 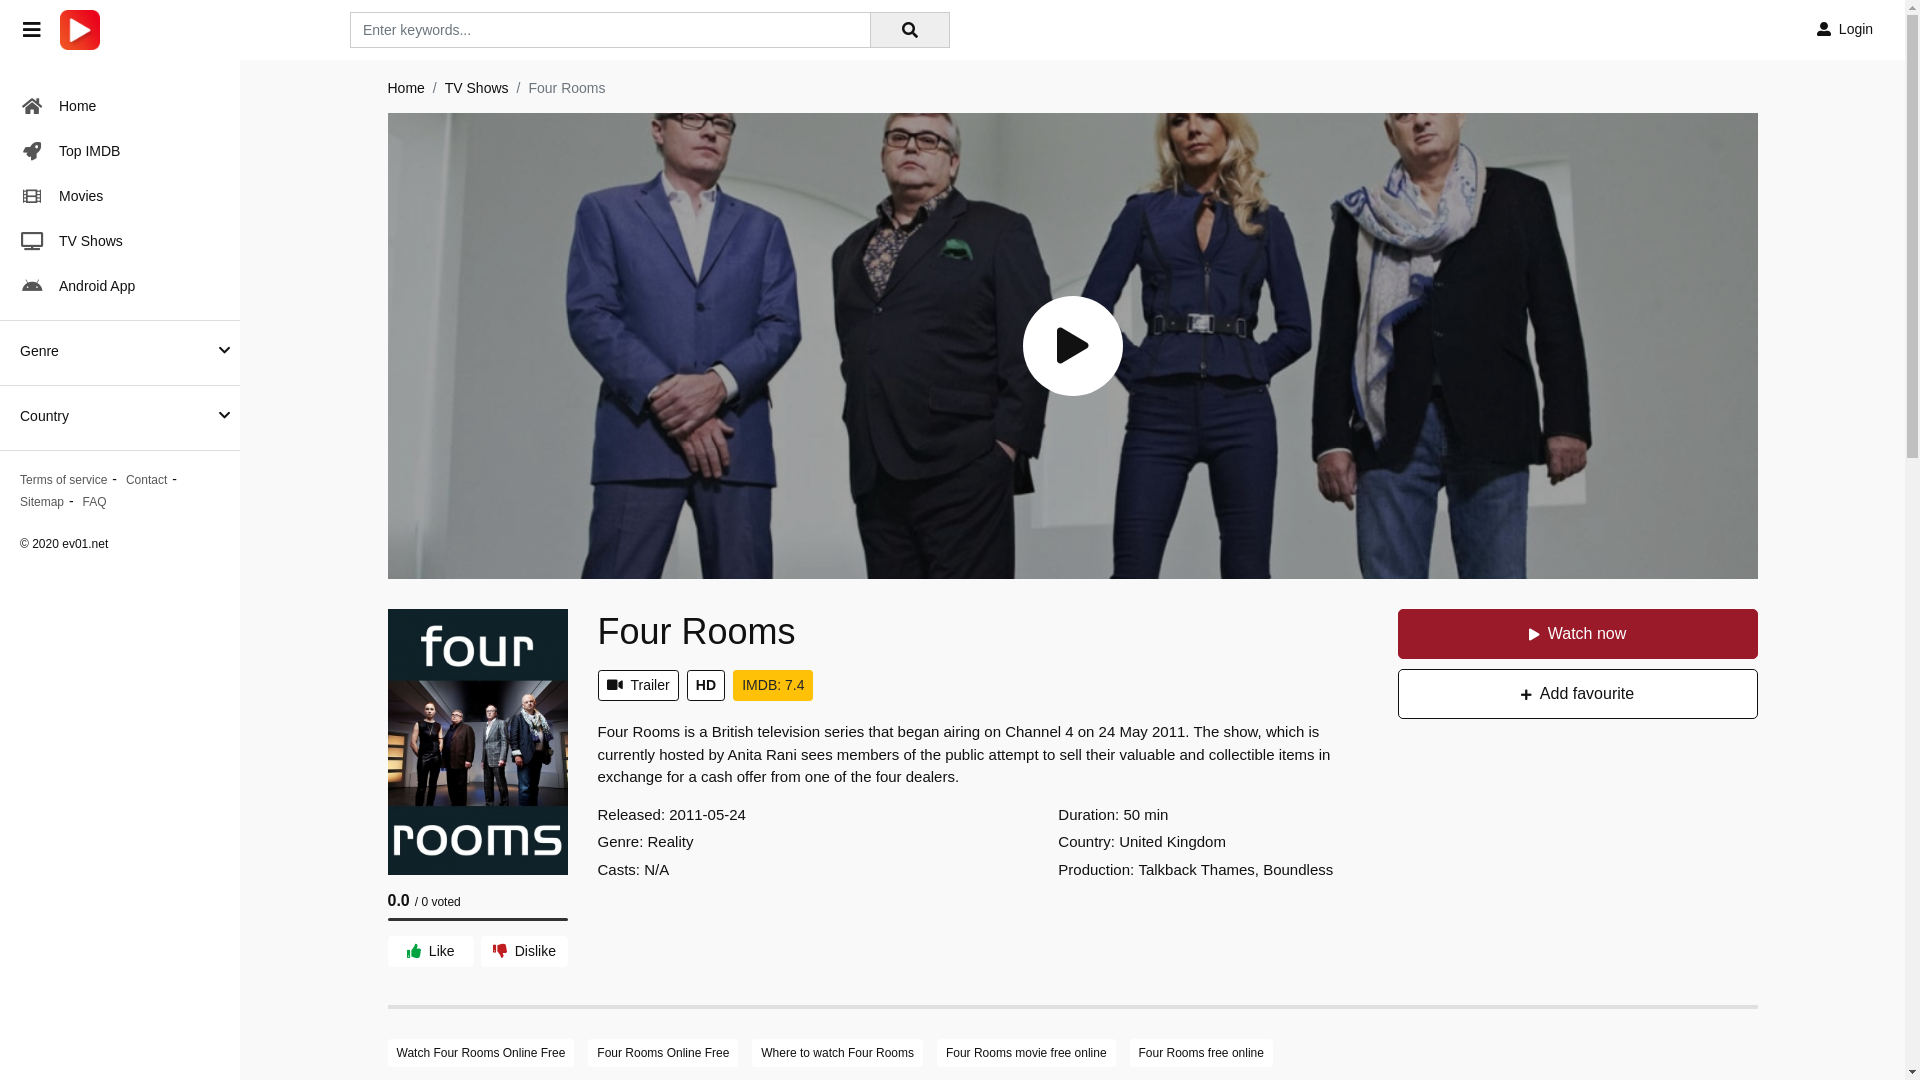 What do you see at coordinates (671, 841) in the screenshot?
I see `'Reality'` at bounding box center [671, 841].